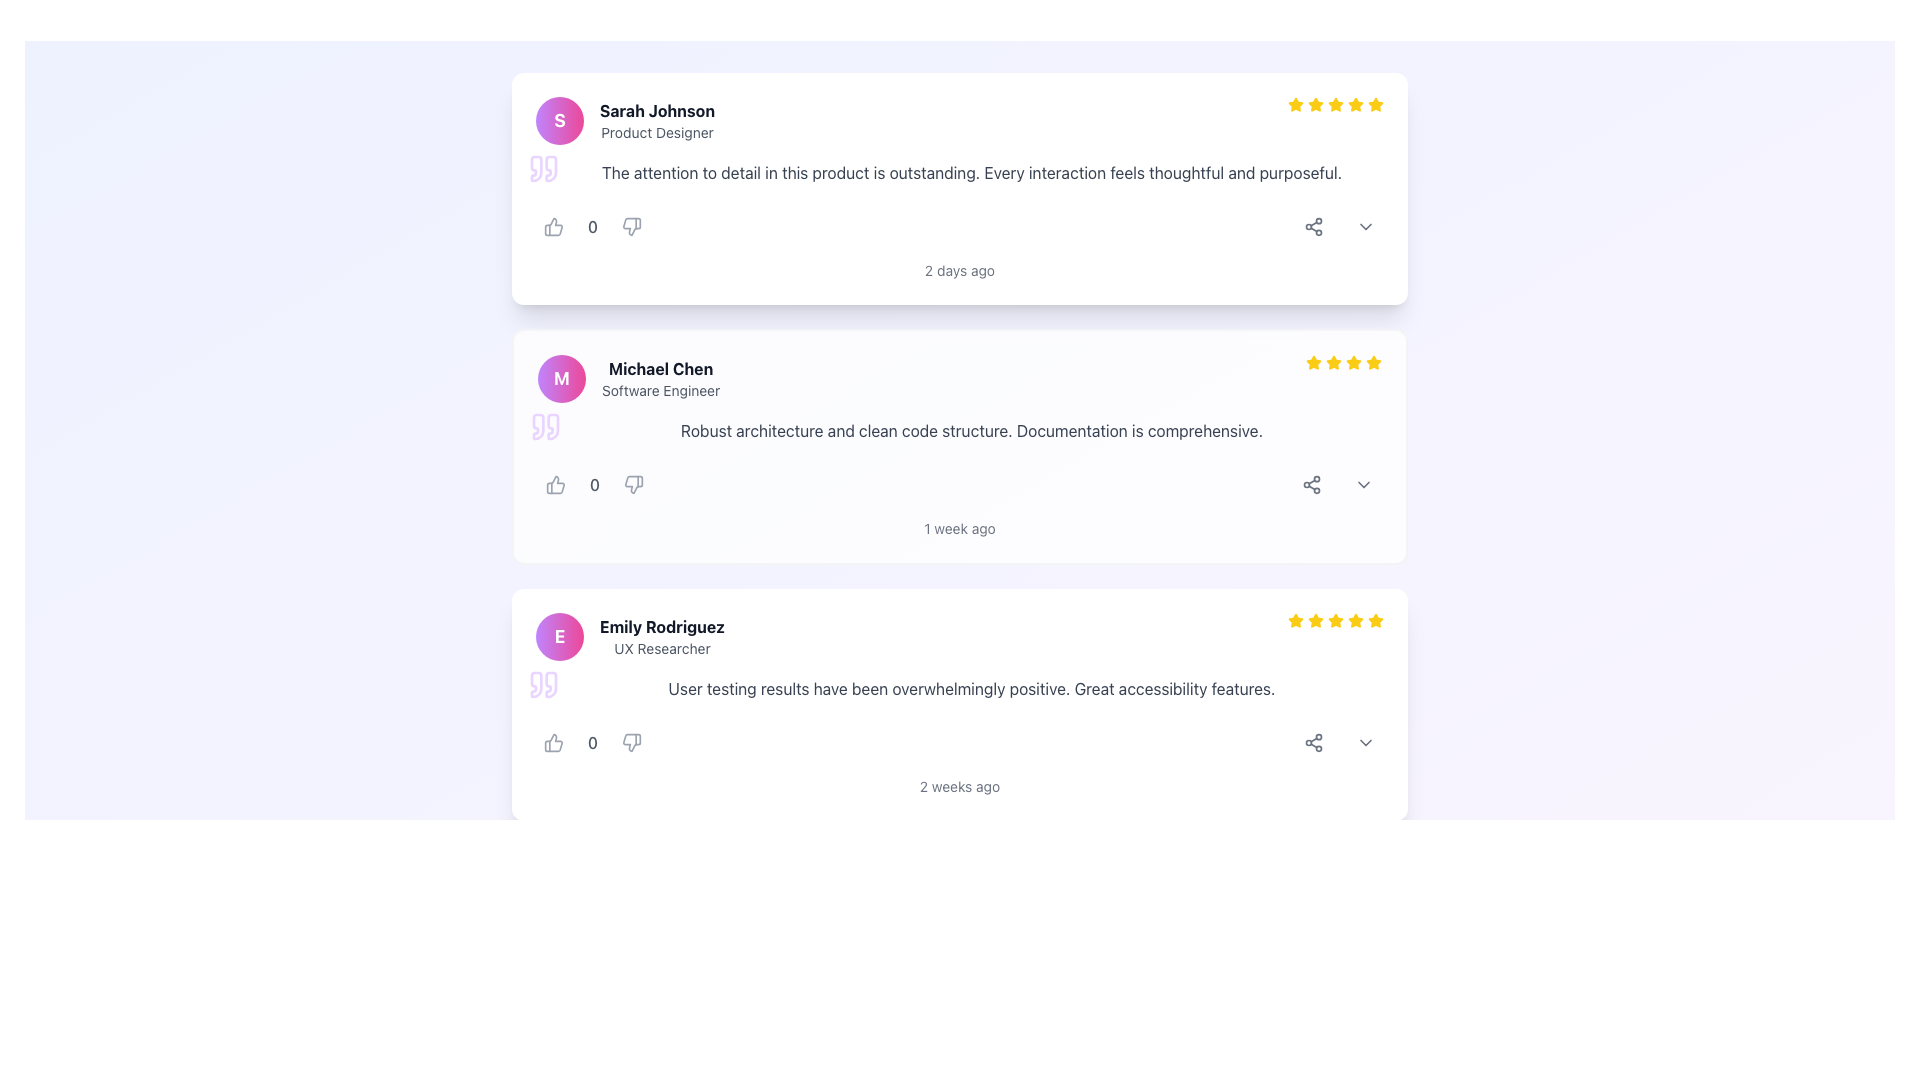 The height and width of the screenshot is (1080, 1920). I want to click on the time reference text label located at the bottom of the user comment section, which is centered horizontally and provides context for the comment's posting time, so click(960, 527).